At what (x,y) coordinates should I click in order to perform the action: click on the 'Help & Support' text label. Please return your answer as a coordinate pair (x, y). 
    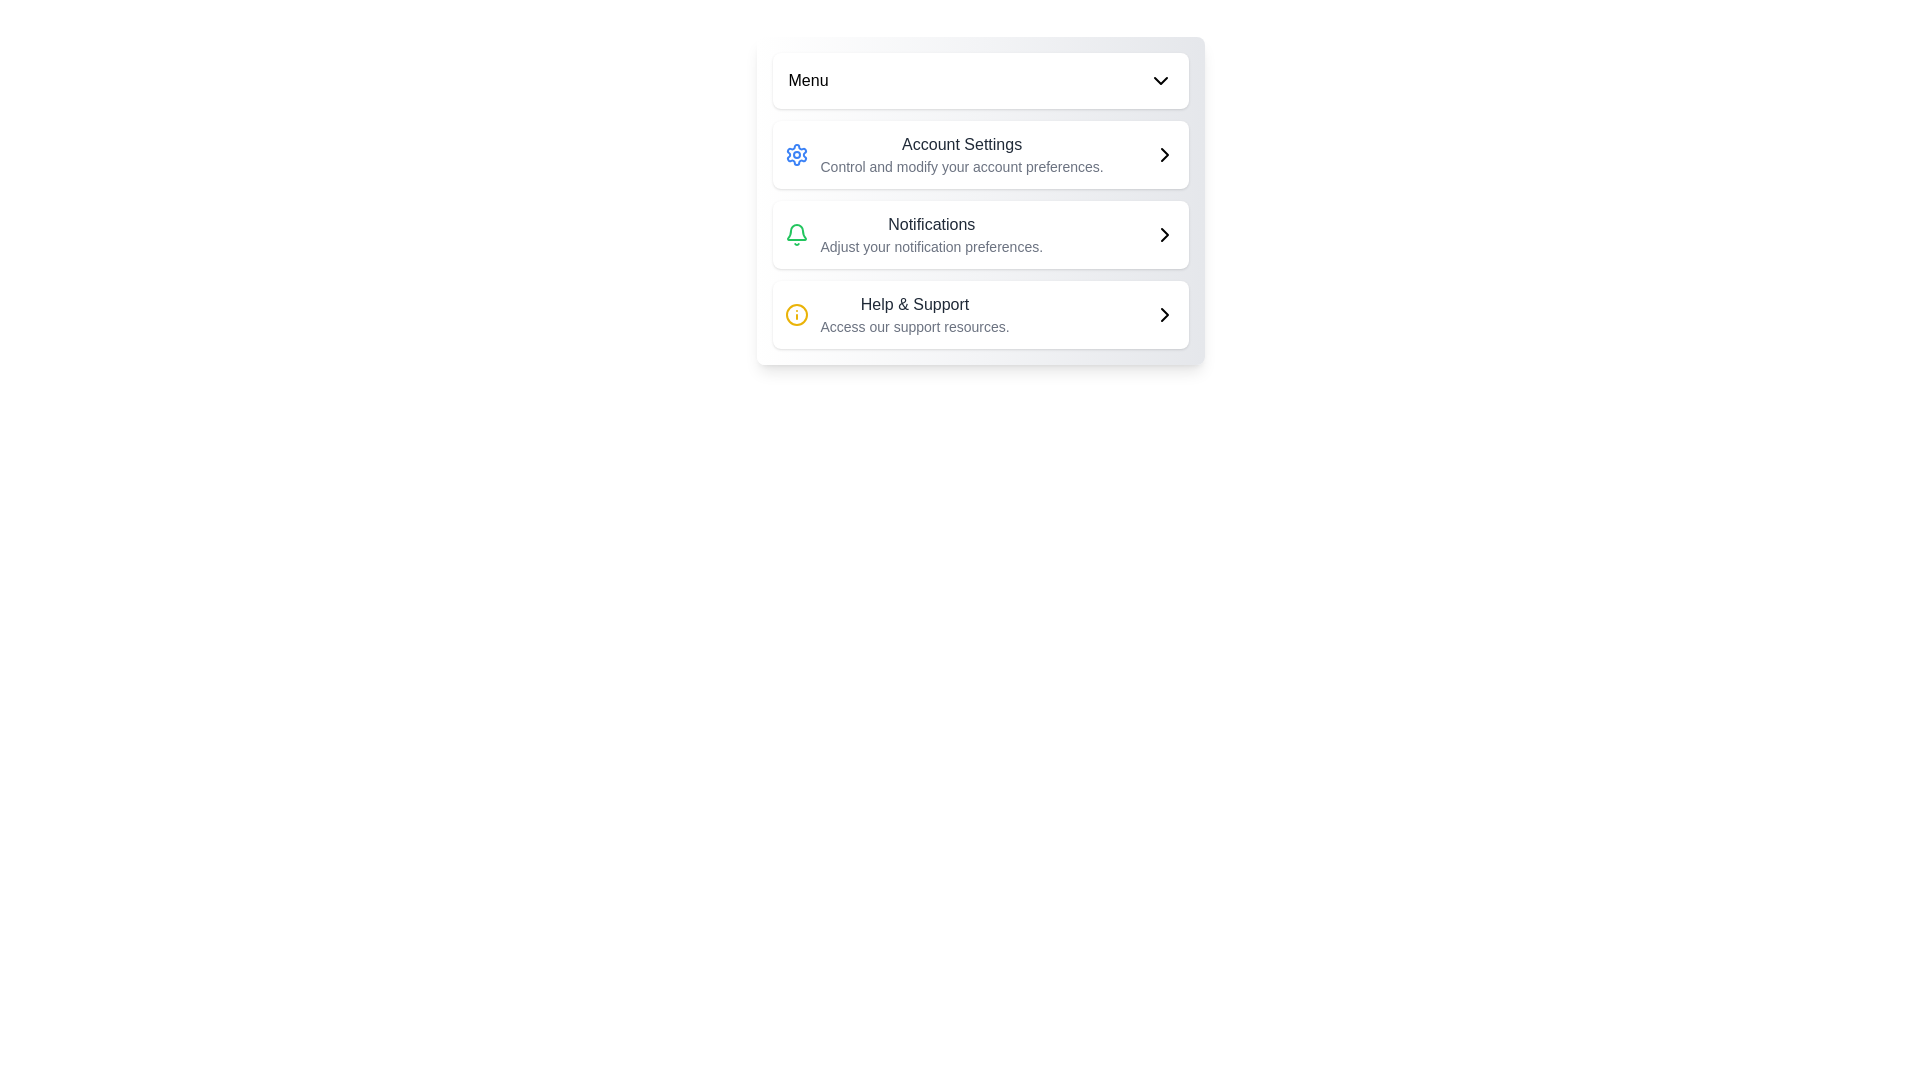
    Looking at the image, I should click on (914, 304).